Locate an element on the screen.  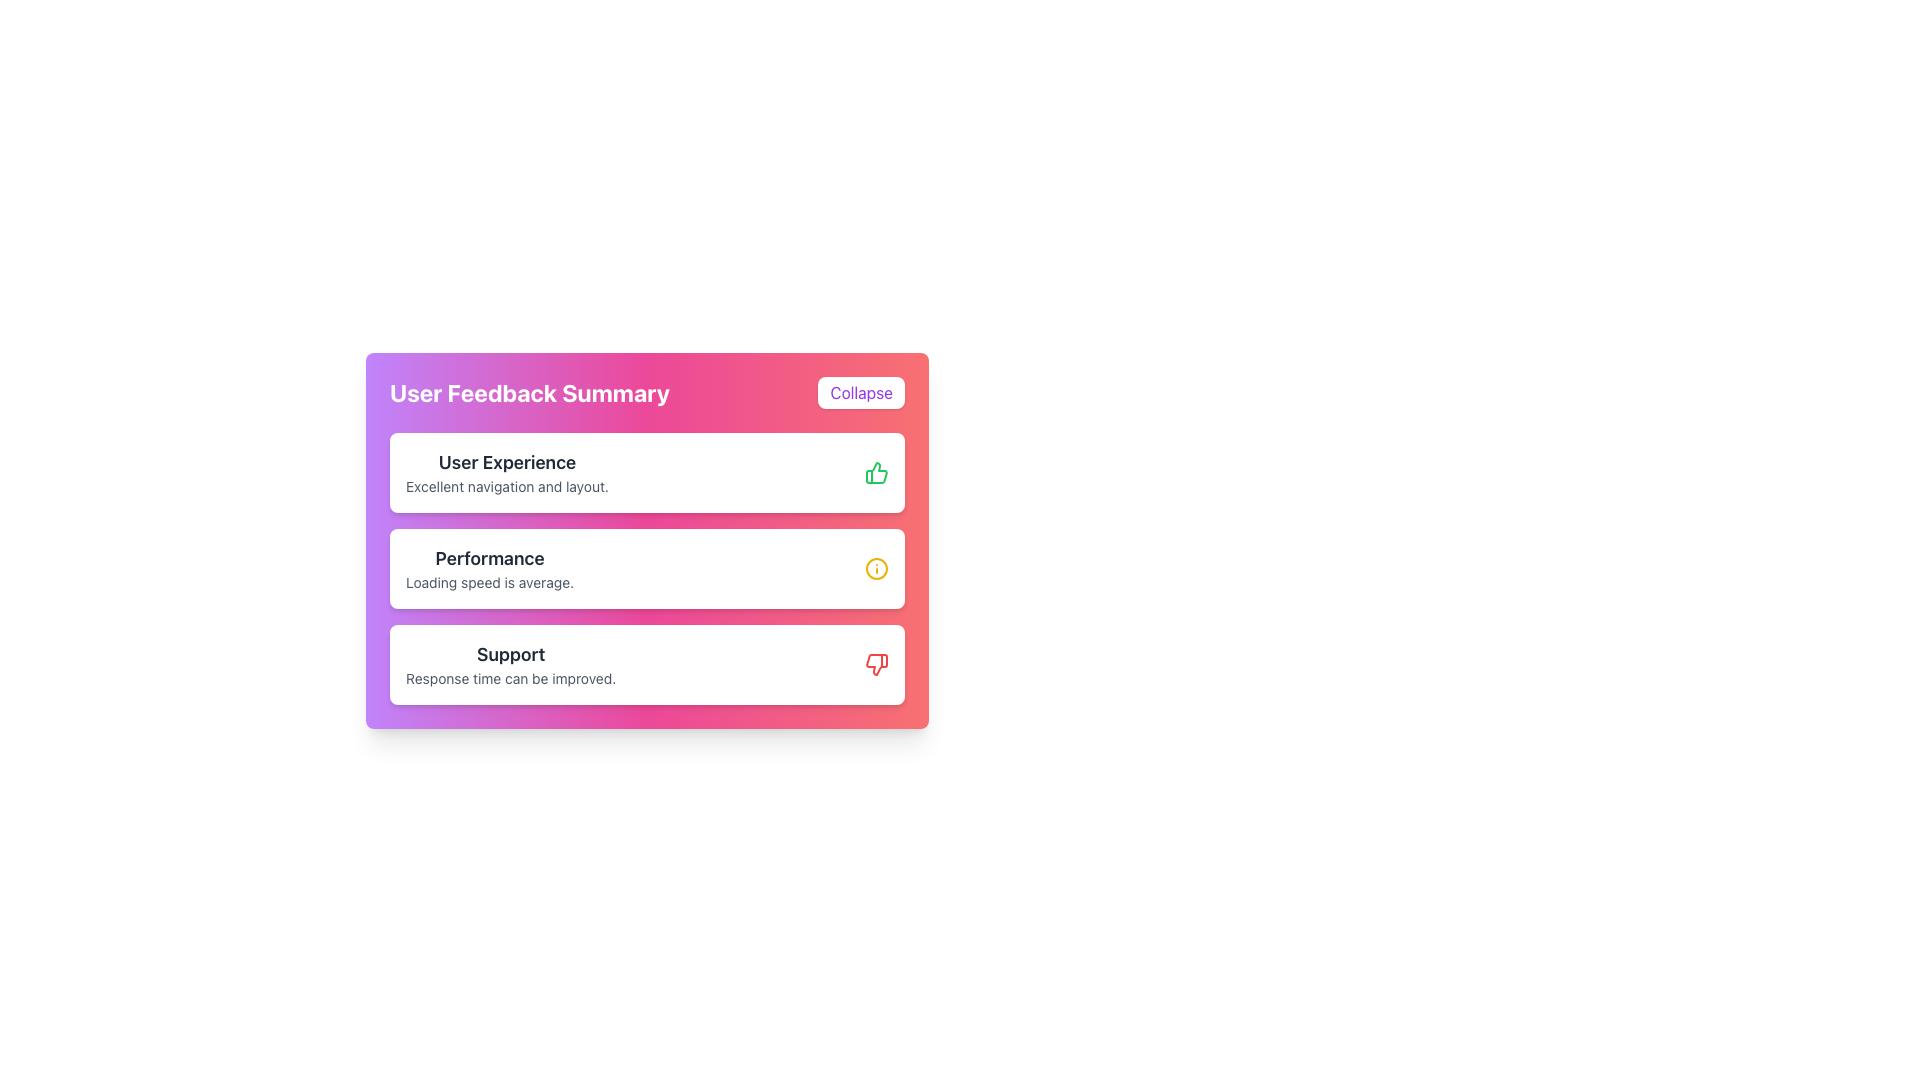
the circular graphical component with a yellow outline and solid white fill, which is the outer circle of an icon located to the right of the 'Performance' feedback section in the 'User Feedback Summary' card is located at coordinates (877, 569).